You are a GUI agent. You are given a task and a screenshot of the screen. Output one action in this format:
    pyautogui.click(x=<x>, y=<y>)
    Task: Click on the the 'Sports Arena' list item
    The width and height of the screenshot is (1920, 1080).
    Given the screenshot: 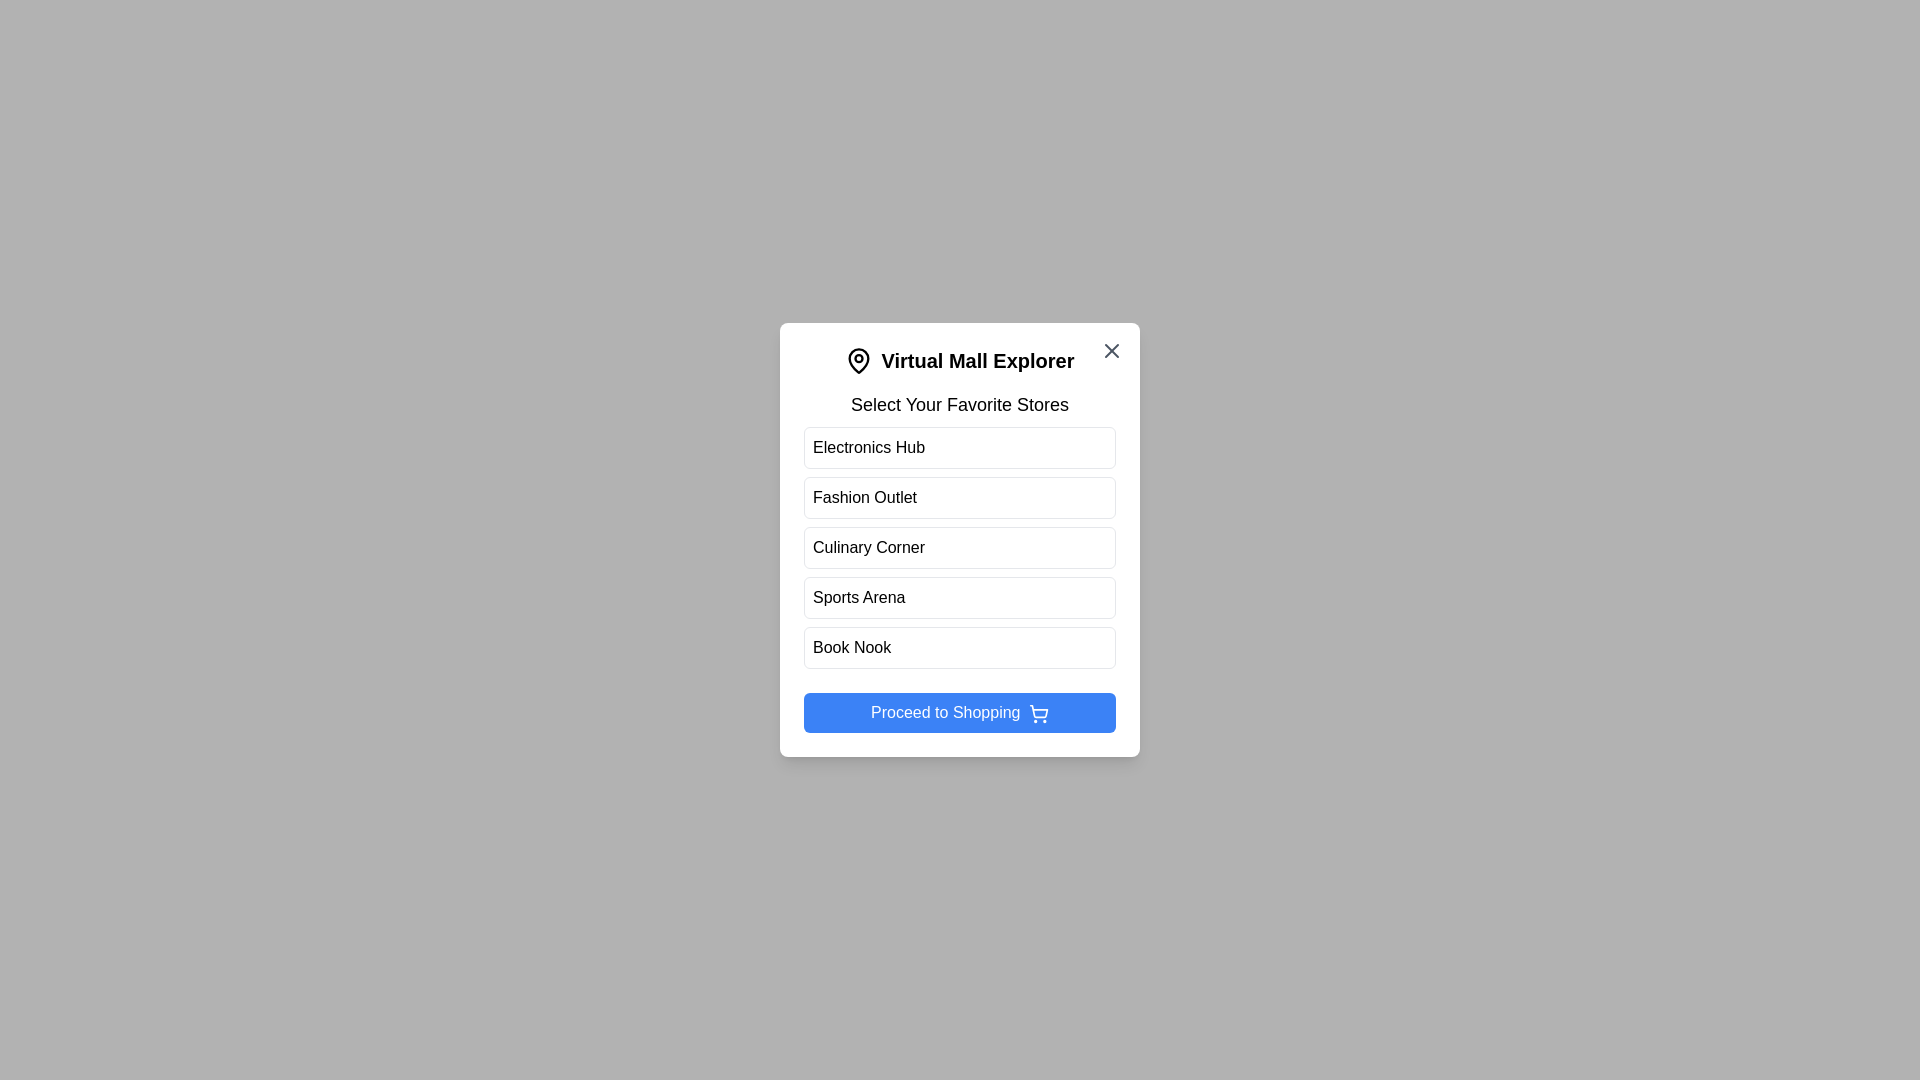 What is the action you would take?
    pyautogui.click(x=960, y=596)
    